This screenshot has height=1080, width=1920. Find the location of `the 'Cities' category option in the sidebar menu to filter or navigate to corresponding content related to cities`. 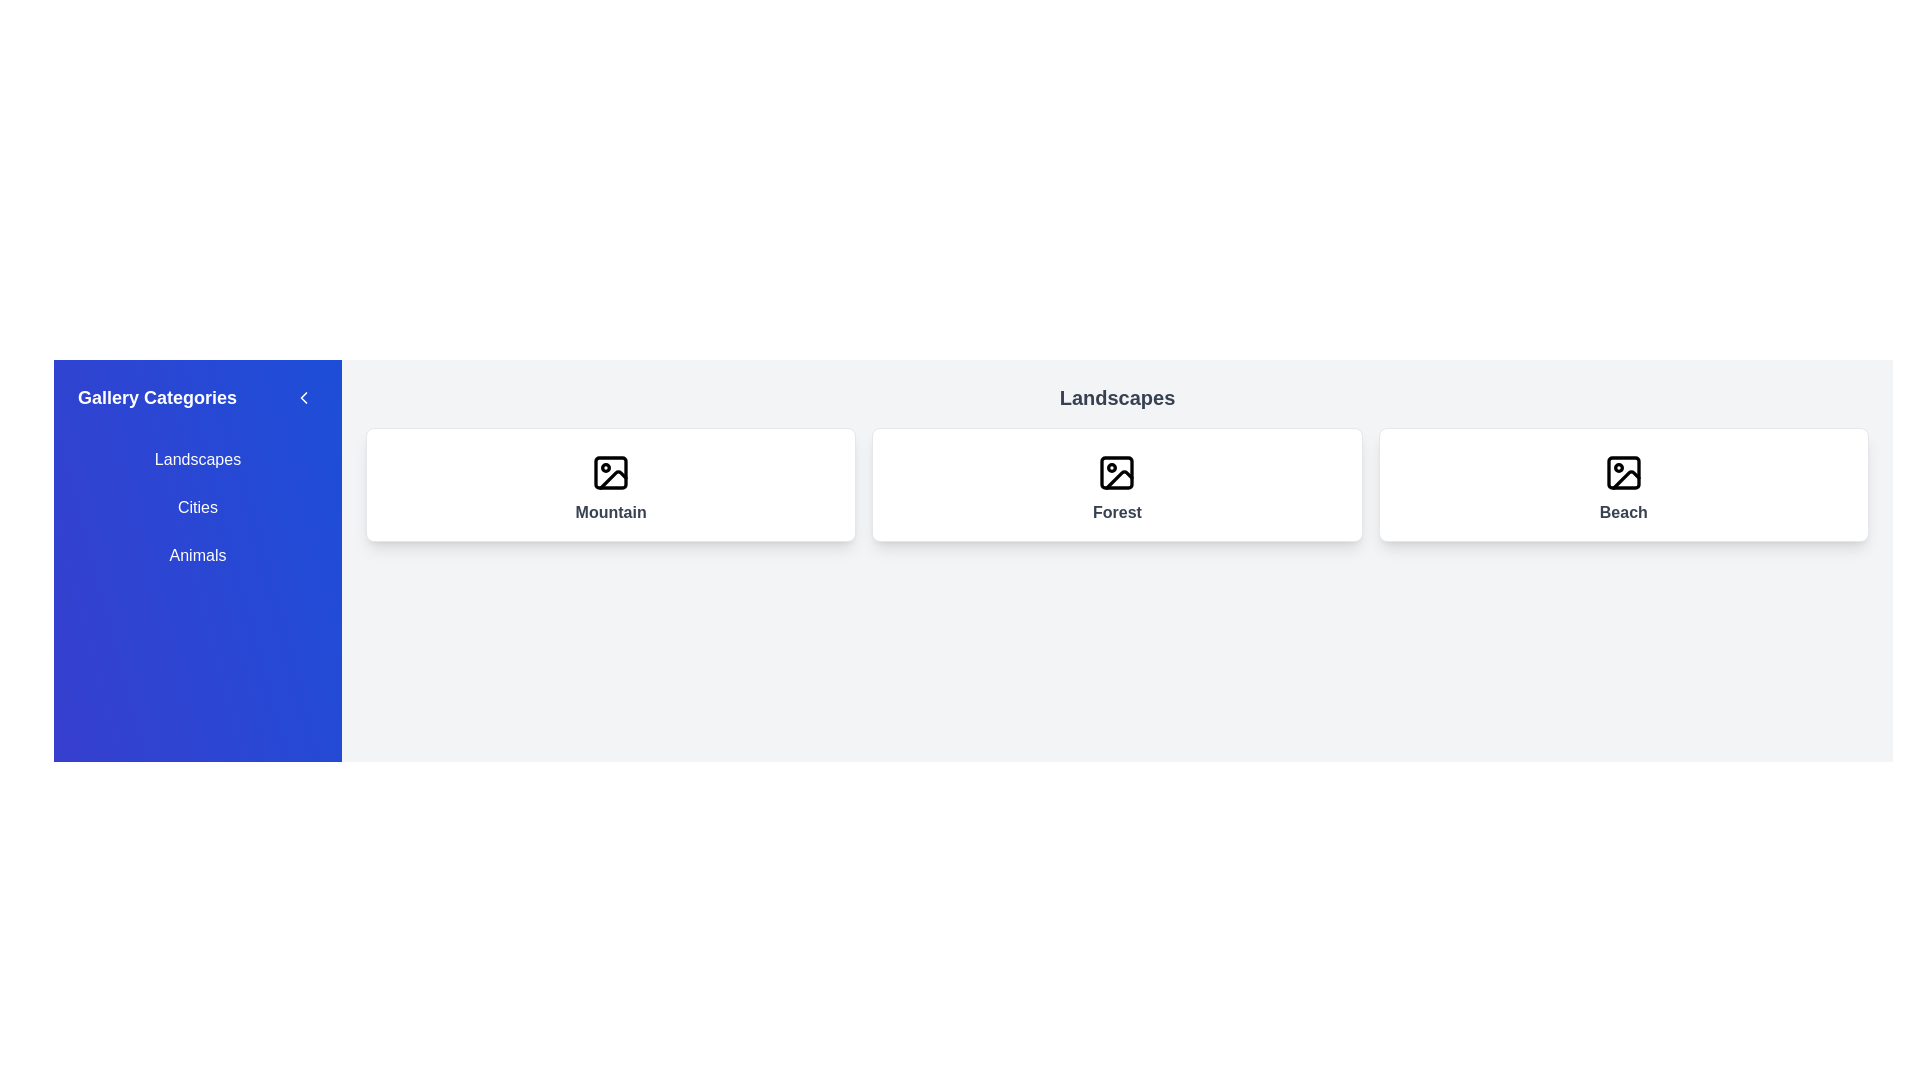

the 'Cities' category option in the sidebar menu to filter or navigate to corresponding content related to cities is located at coordinates (197, 507).